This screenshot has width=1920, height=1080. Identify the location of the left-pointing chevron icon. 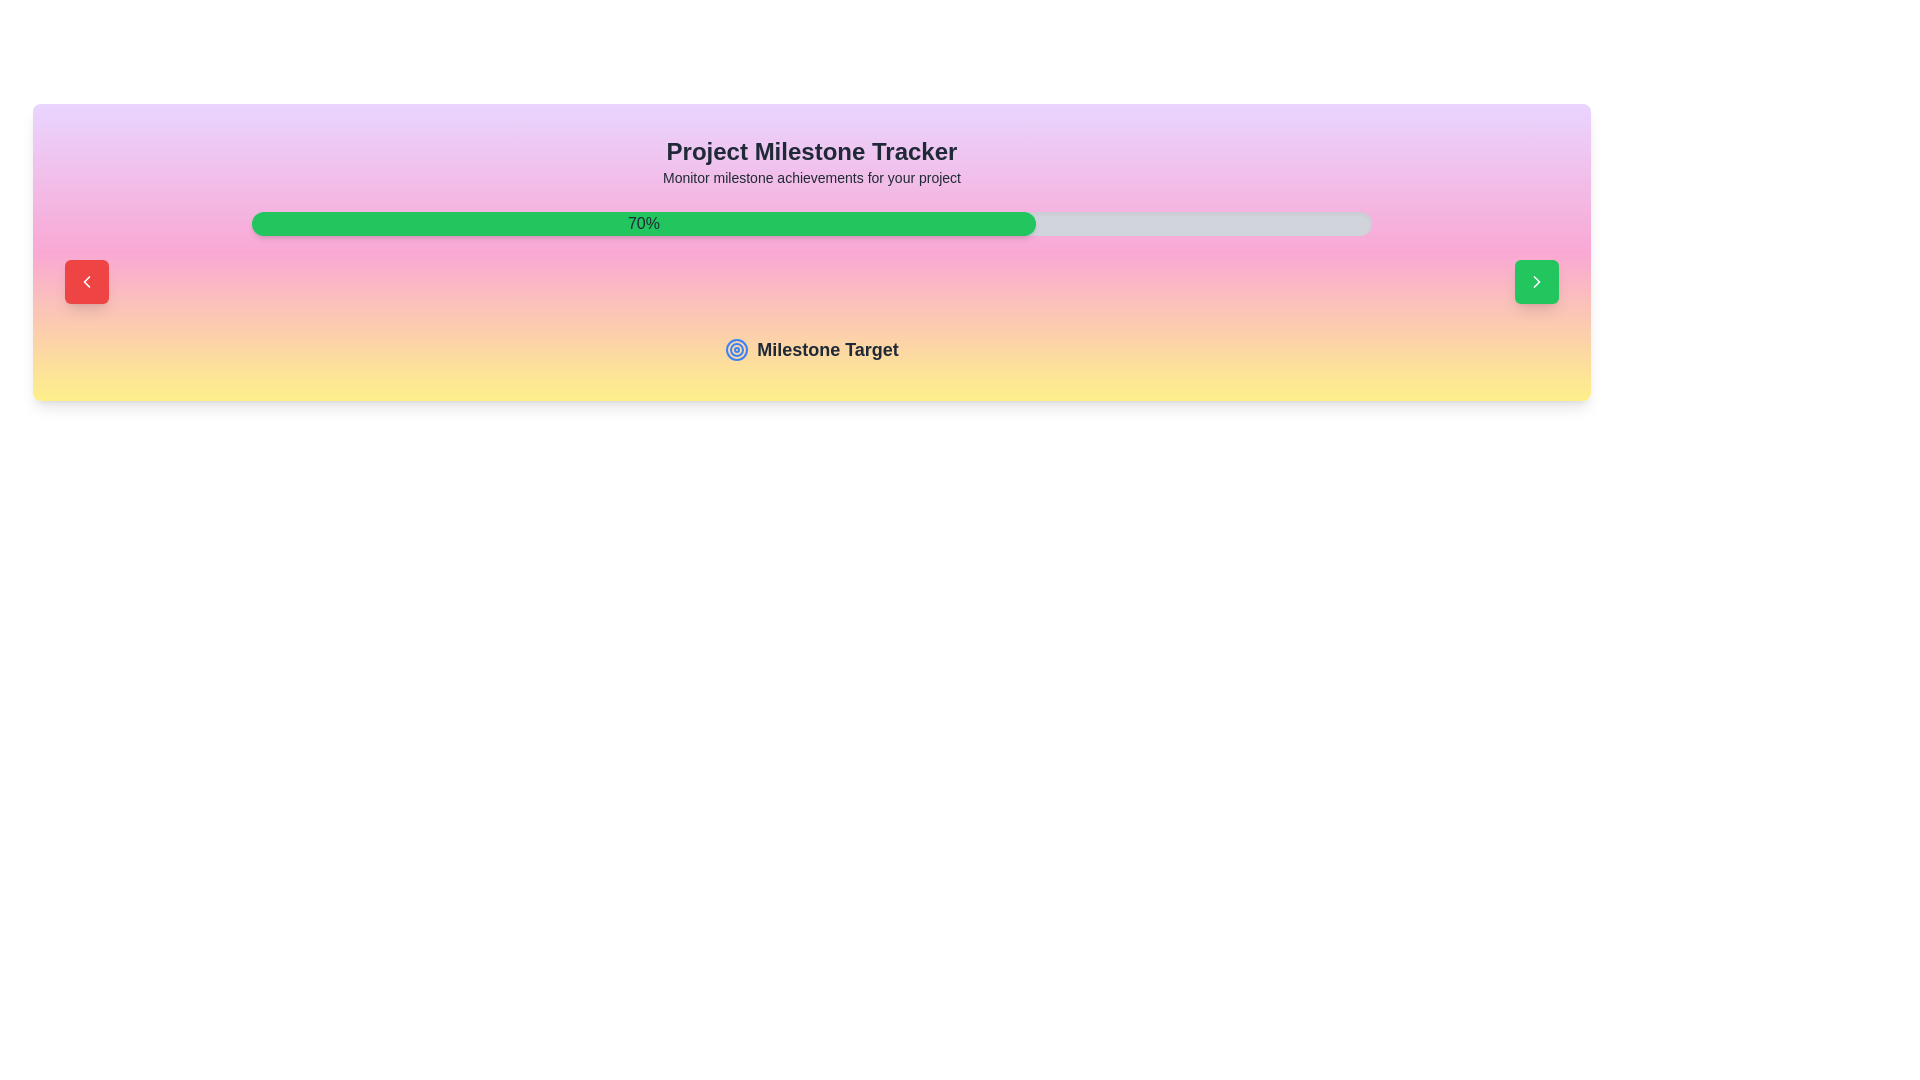
(85, 281).